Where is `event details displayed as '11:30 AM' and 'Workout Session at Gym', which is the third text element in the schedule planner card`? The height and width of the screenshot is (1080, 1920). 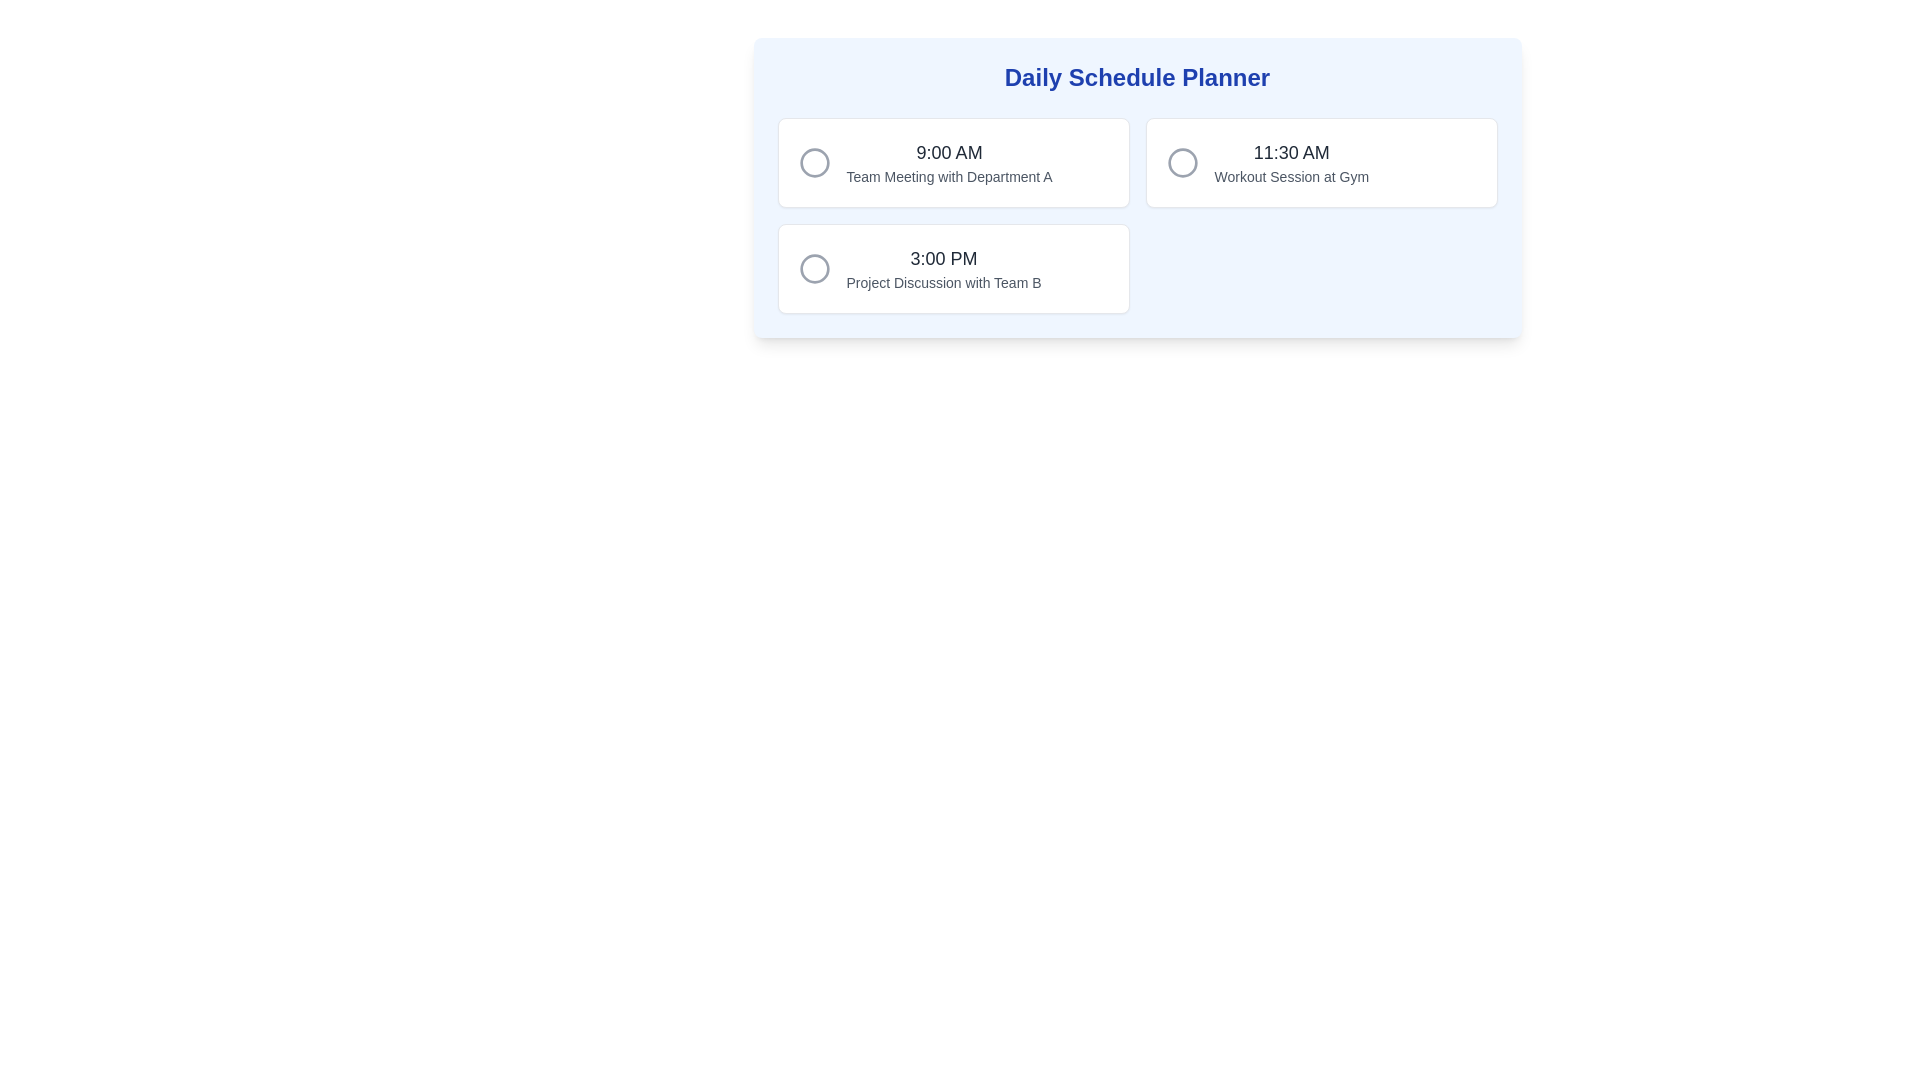
event details displayed as '11:30 AM' and 'Workout Session at Gym', which is the third text element in the schedule planner card is located at coordinates (1291, 161).